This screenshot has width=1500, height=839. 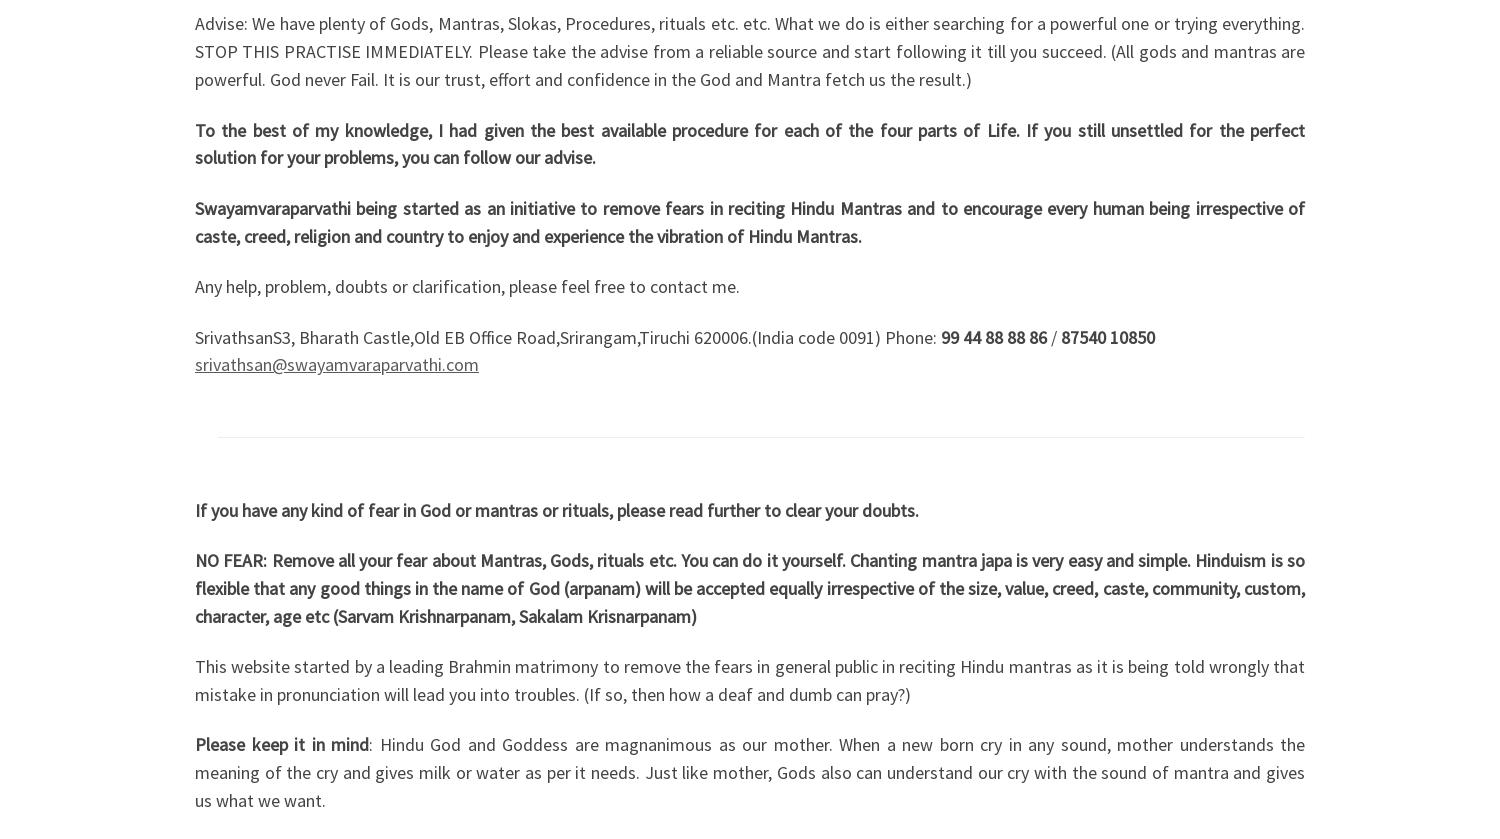 I want to click on 'srivathsan@swayamvaraparvathi.com', so click(x=336, y=364).